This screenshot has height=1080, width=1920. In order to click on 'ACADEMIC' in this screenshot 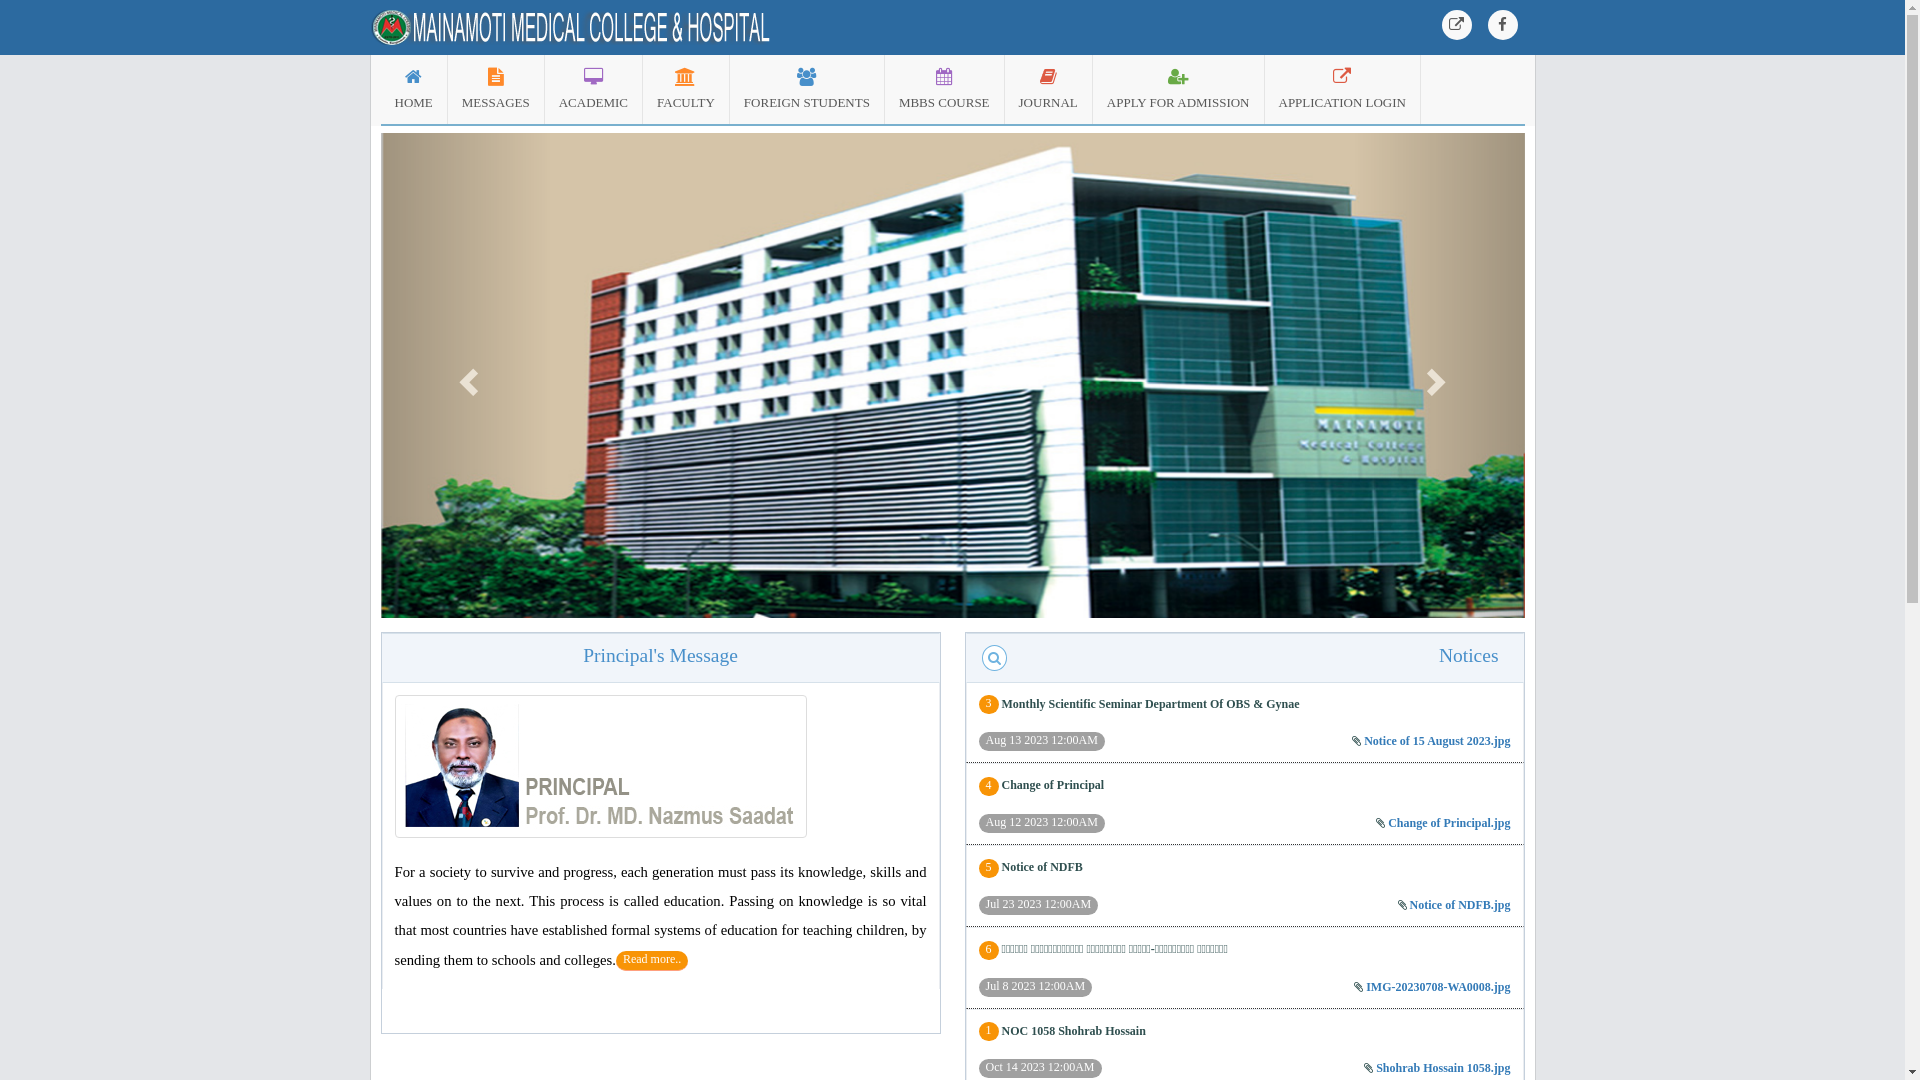, I will do `click(592, 88)`.